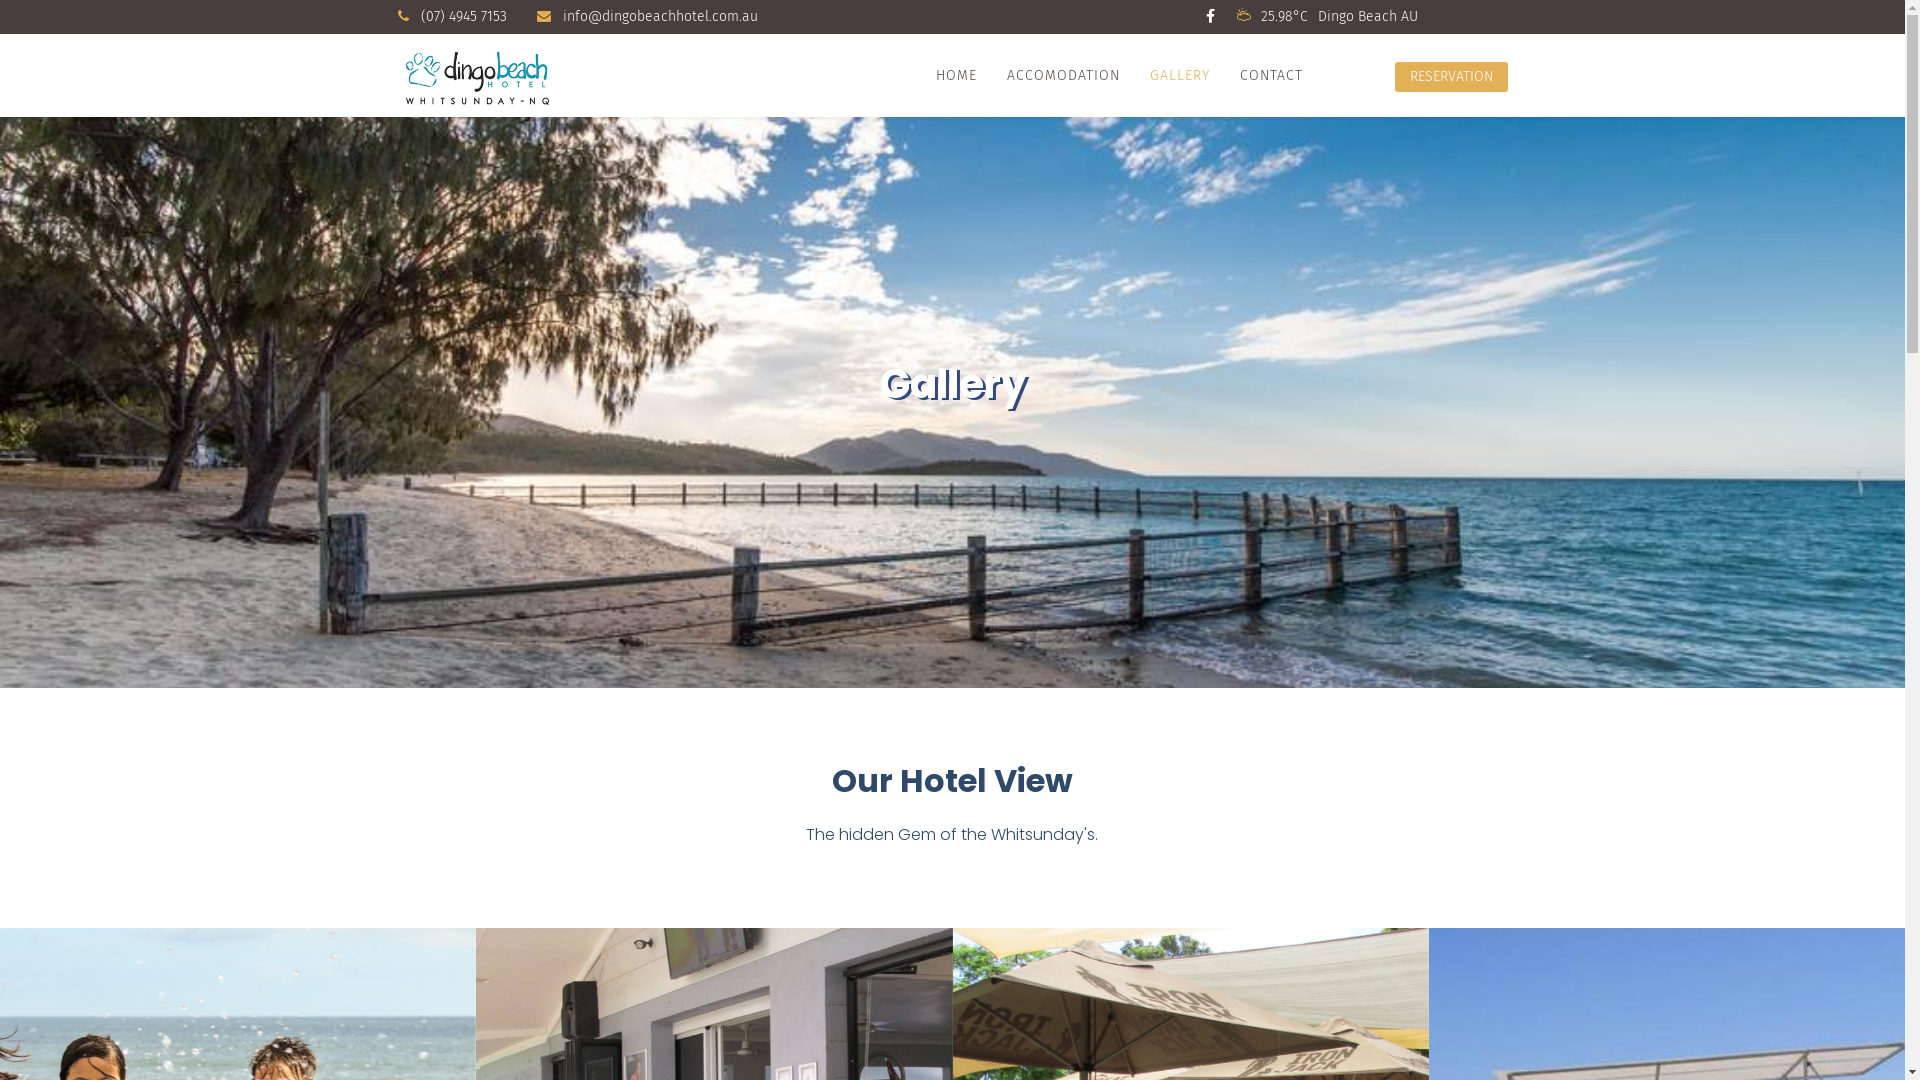 The image size is (1920, 1080). Describe the element at coordinates (659, 16) in the screenshot. I see `'info@dingobeachhotel.com.au'` at that location.